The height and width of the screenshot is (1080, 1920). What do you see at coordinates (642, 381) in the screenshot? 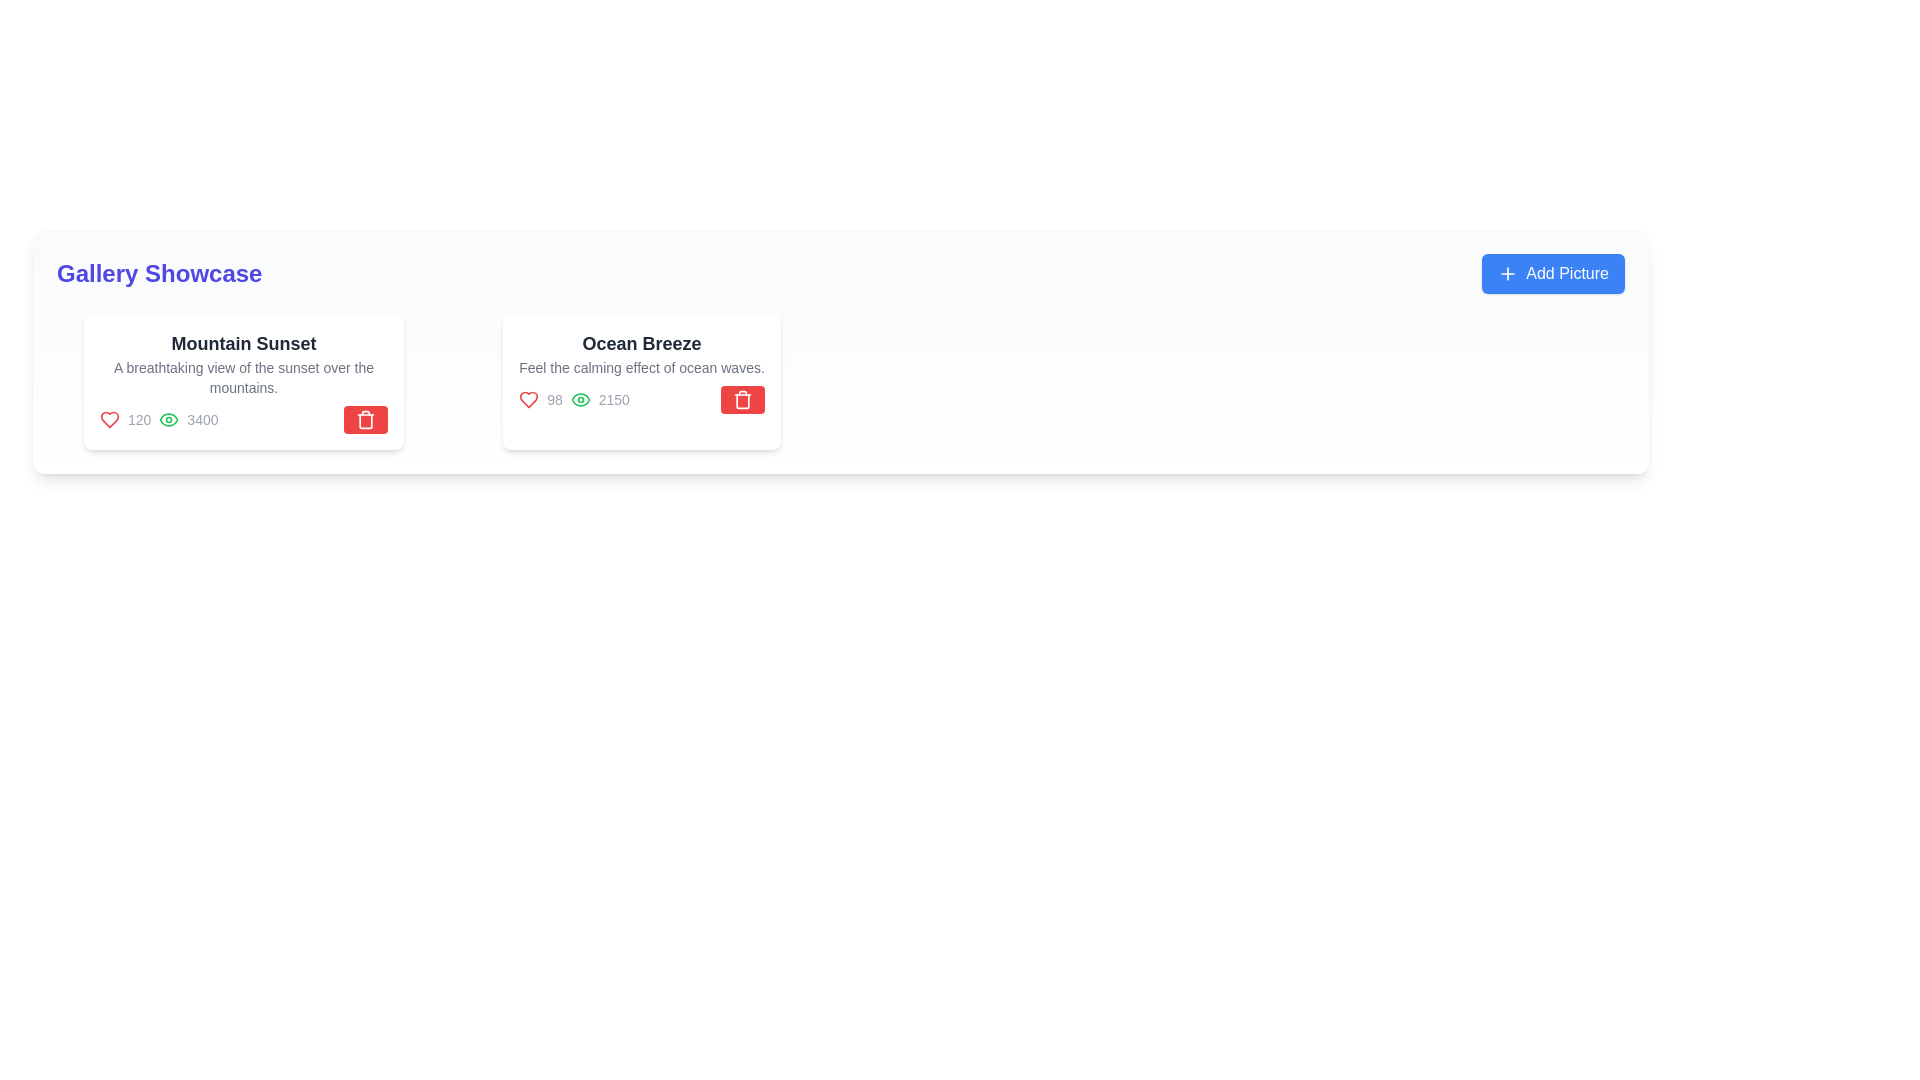
I see `descriptive text of the 'Ocean Breeze' card, which is the second card in a horizontally arranged grid list, located centrally just to the right of the 'Mountain Sunset' card` at bounding box center [642, 381].